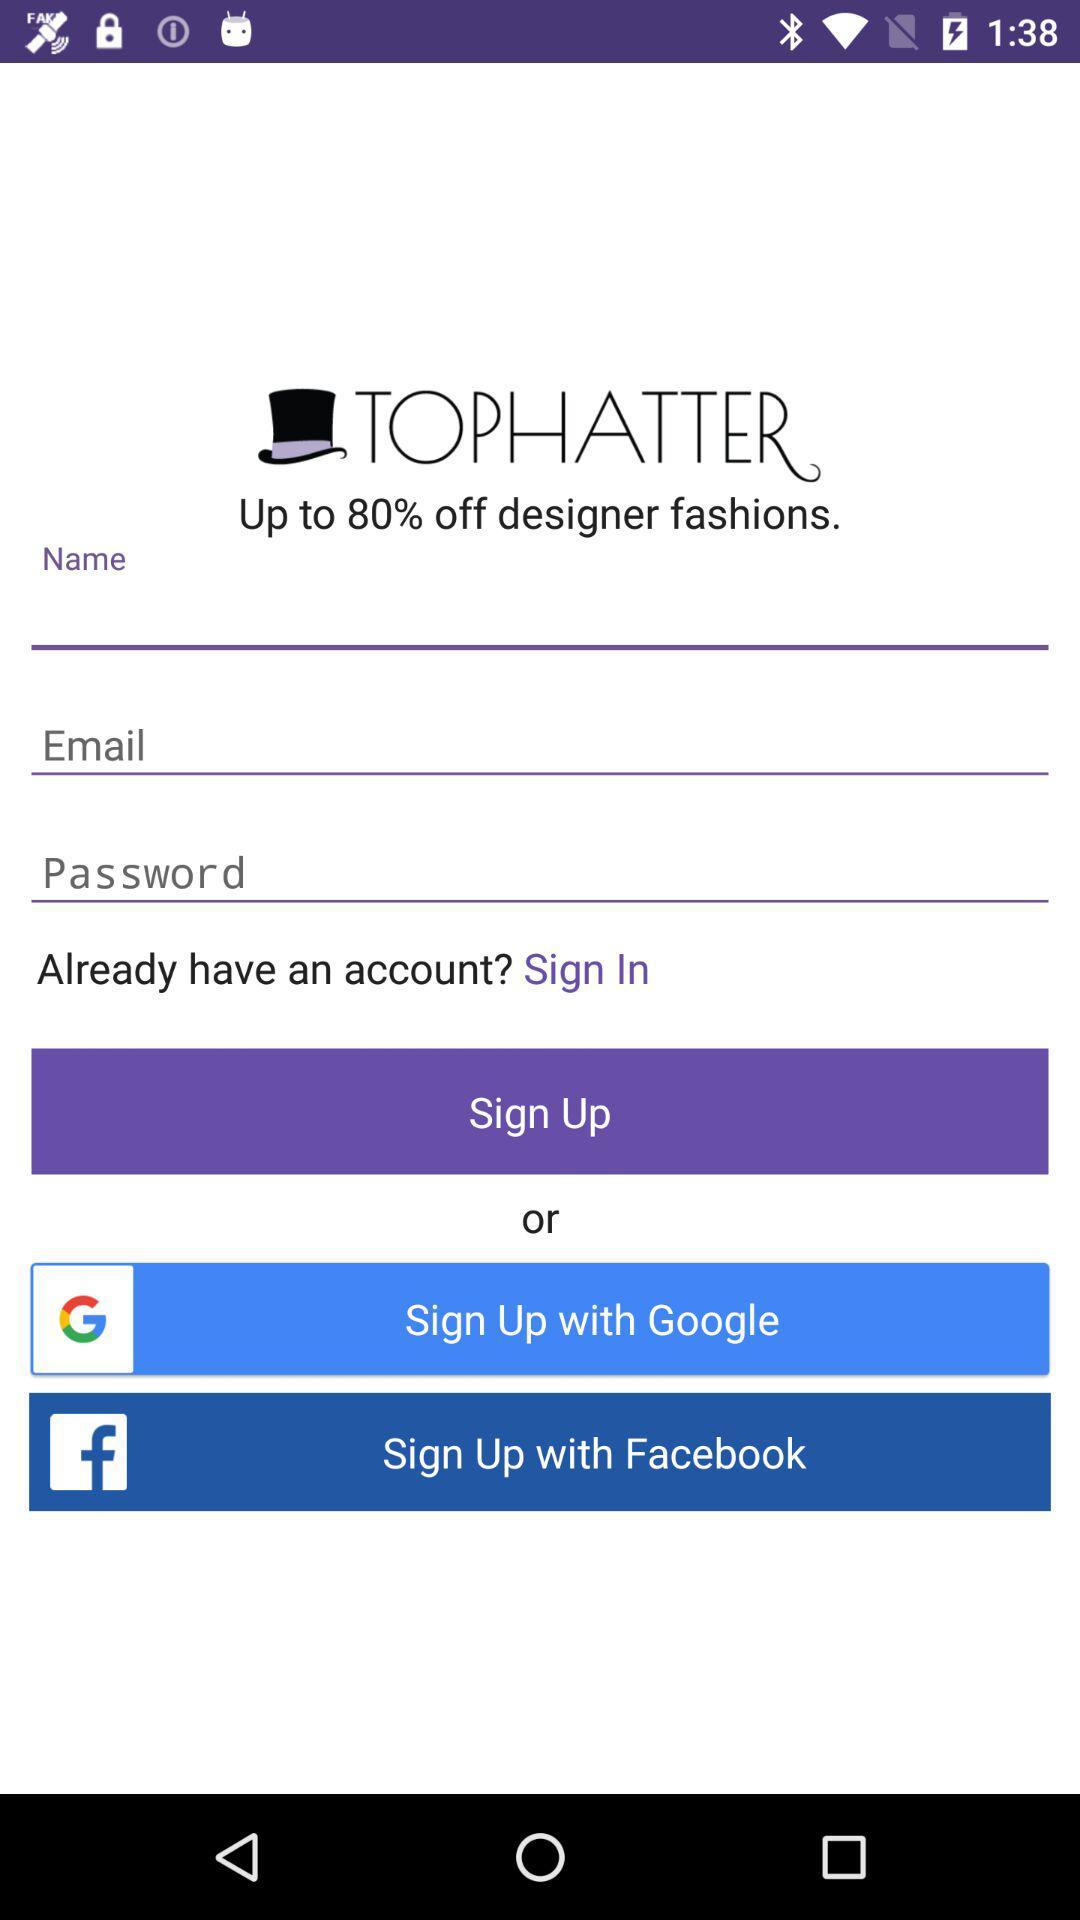 The image size is (1080, 1920). What do you see at coordinates (540, 745) in the screenshot?
I see `login` at bounding box center [540, 745].